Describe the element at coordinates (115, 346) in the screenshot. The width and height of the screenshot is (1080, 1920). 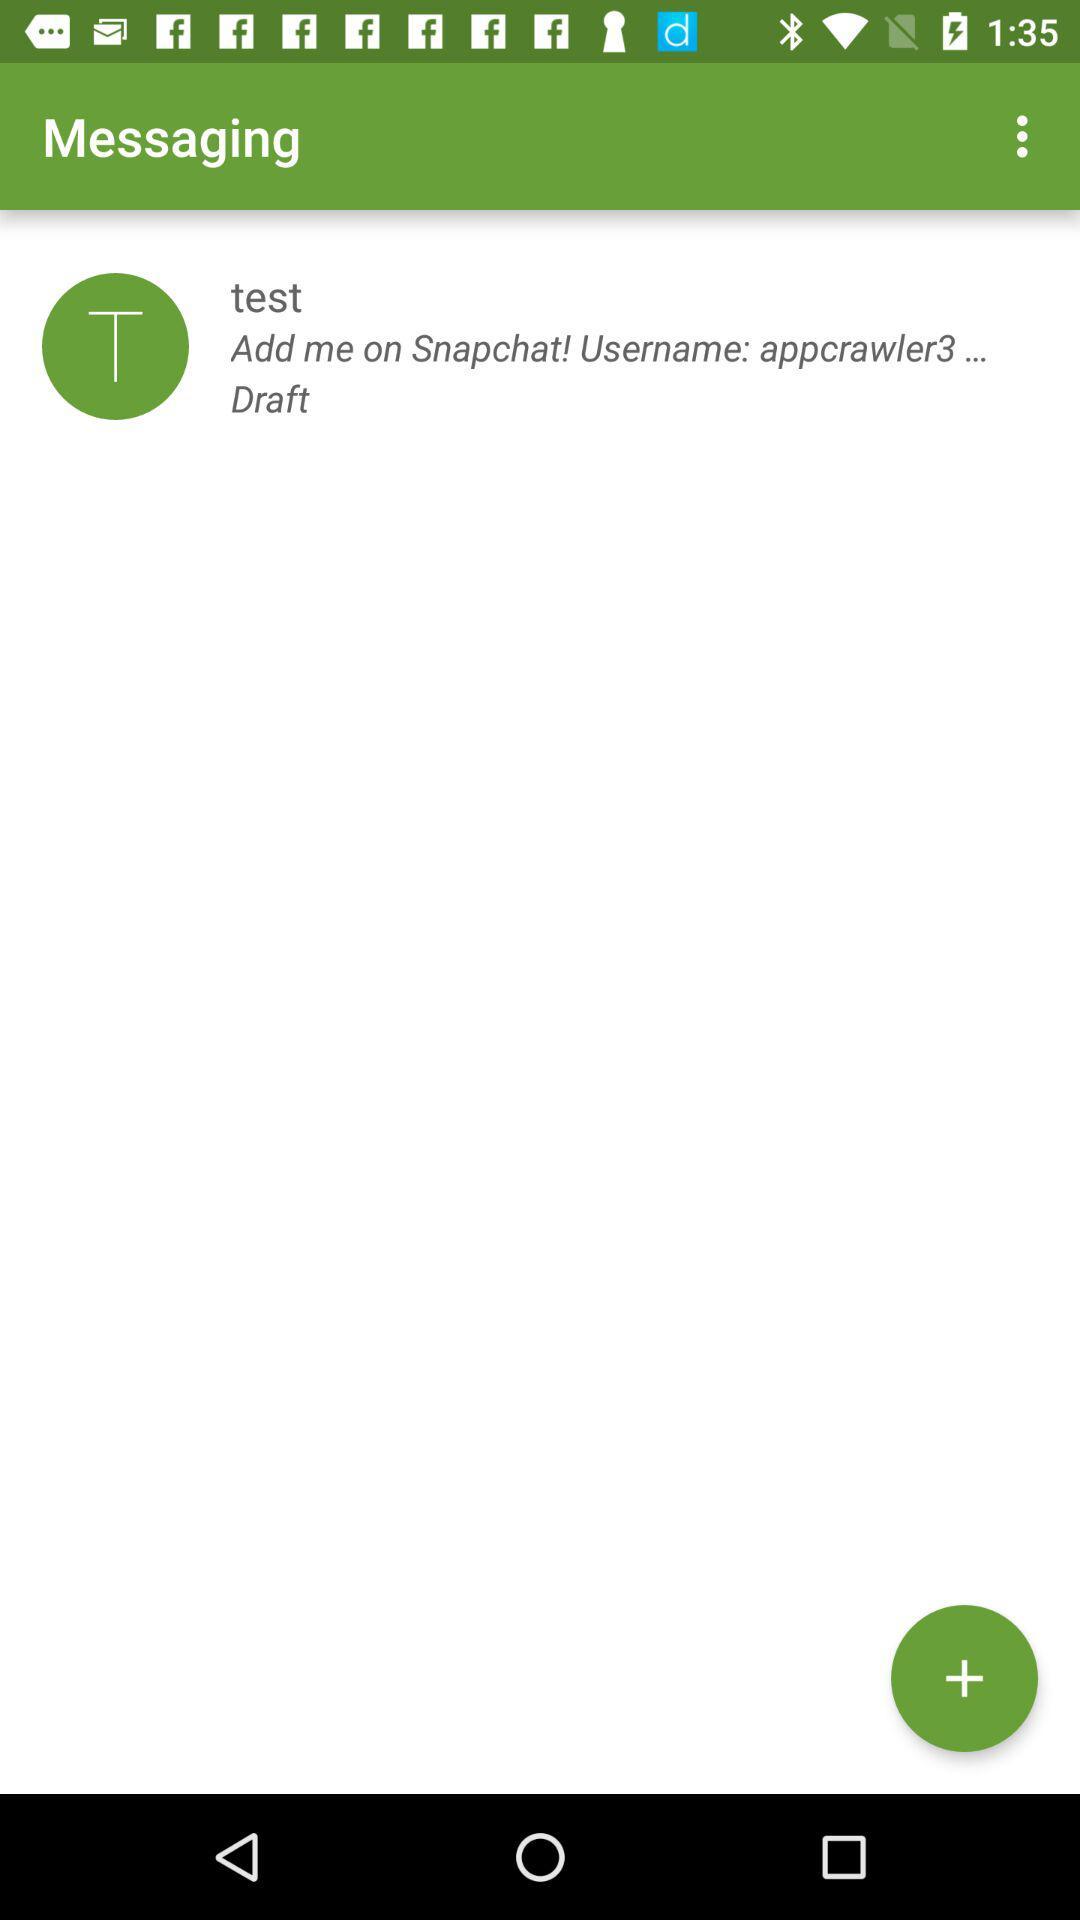
I see `icon next to the test item` at that location.